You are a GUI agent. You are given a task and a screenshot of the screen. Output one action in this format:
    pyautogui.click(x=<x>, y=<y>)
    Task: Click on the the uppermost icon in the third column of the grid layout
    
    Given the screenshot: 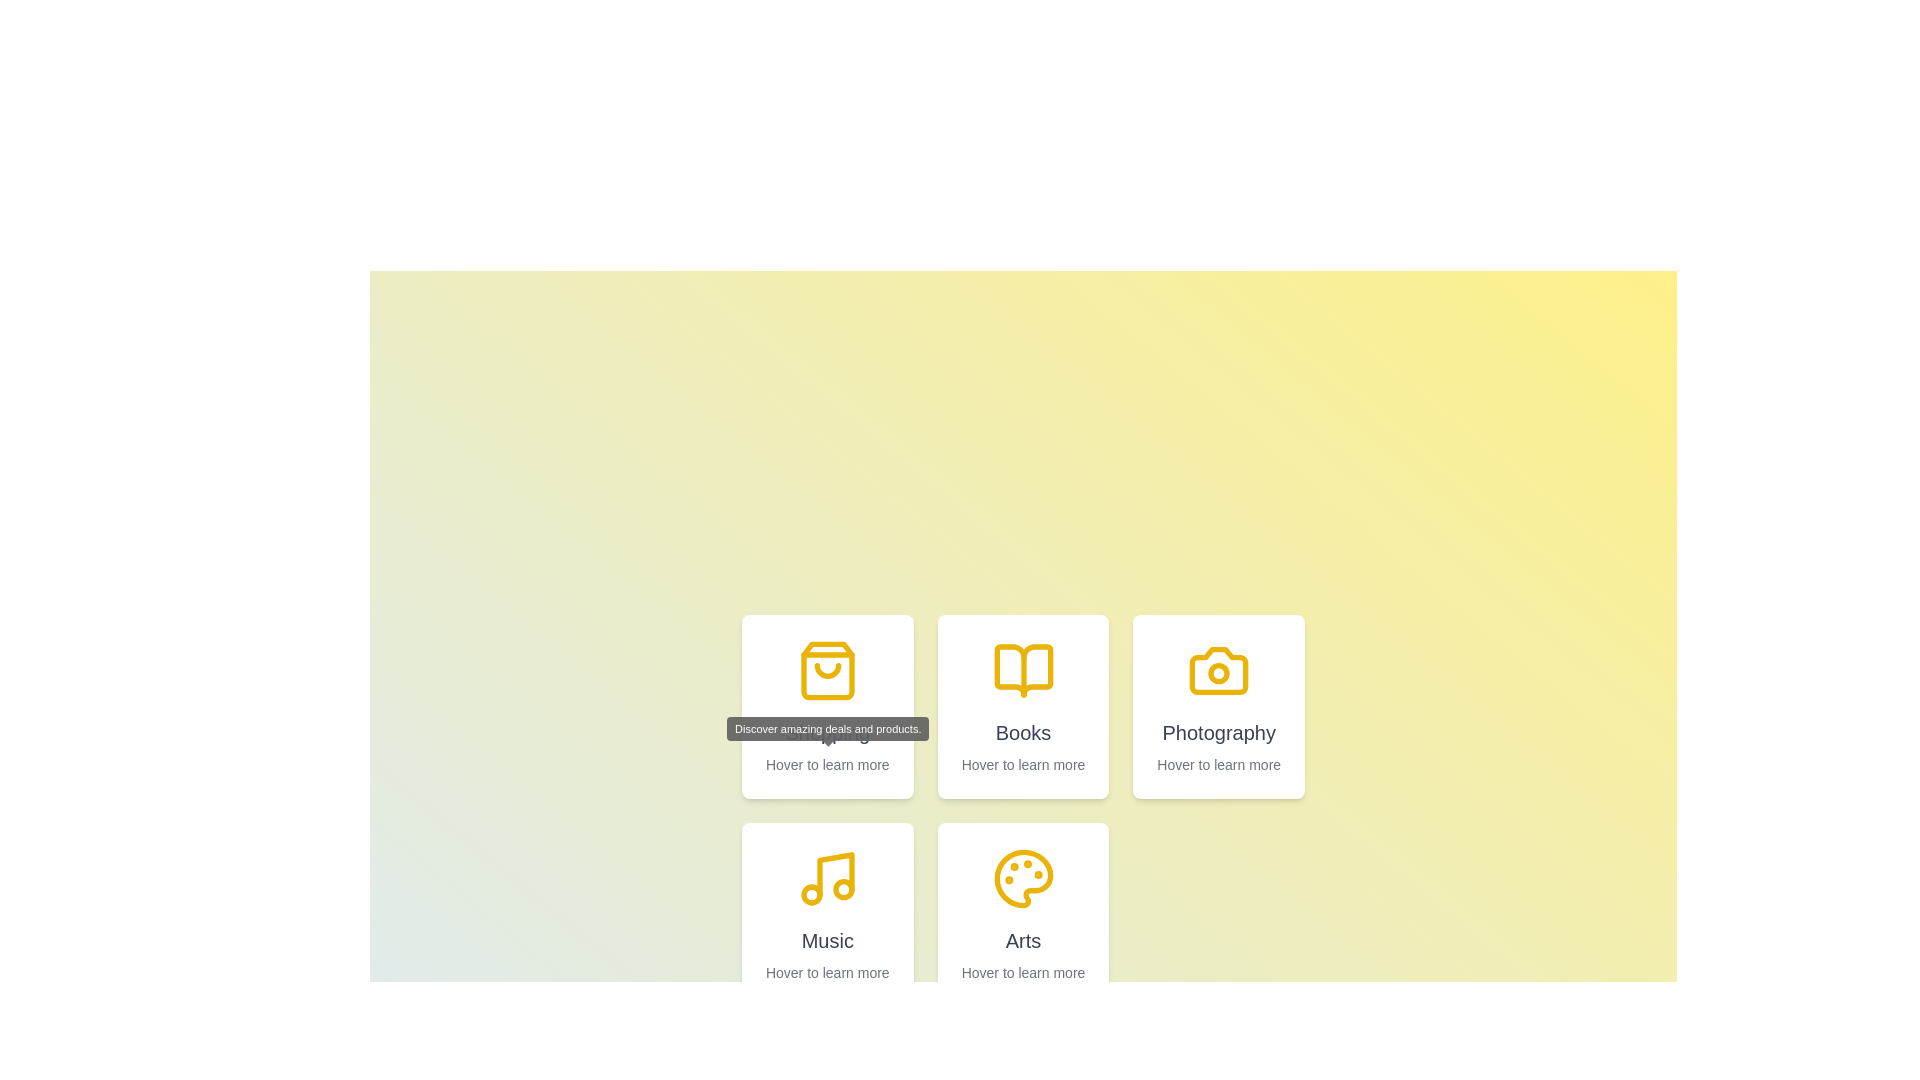 What is the action you would take?
    pyautogui.click(x=1218, y=671)
    